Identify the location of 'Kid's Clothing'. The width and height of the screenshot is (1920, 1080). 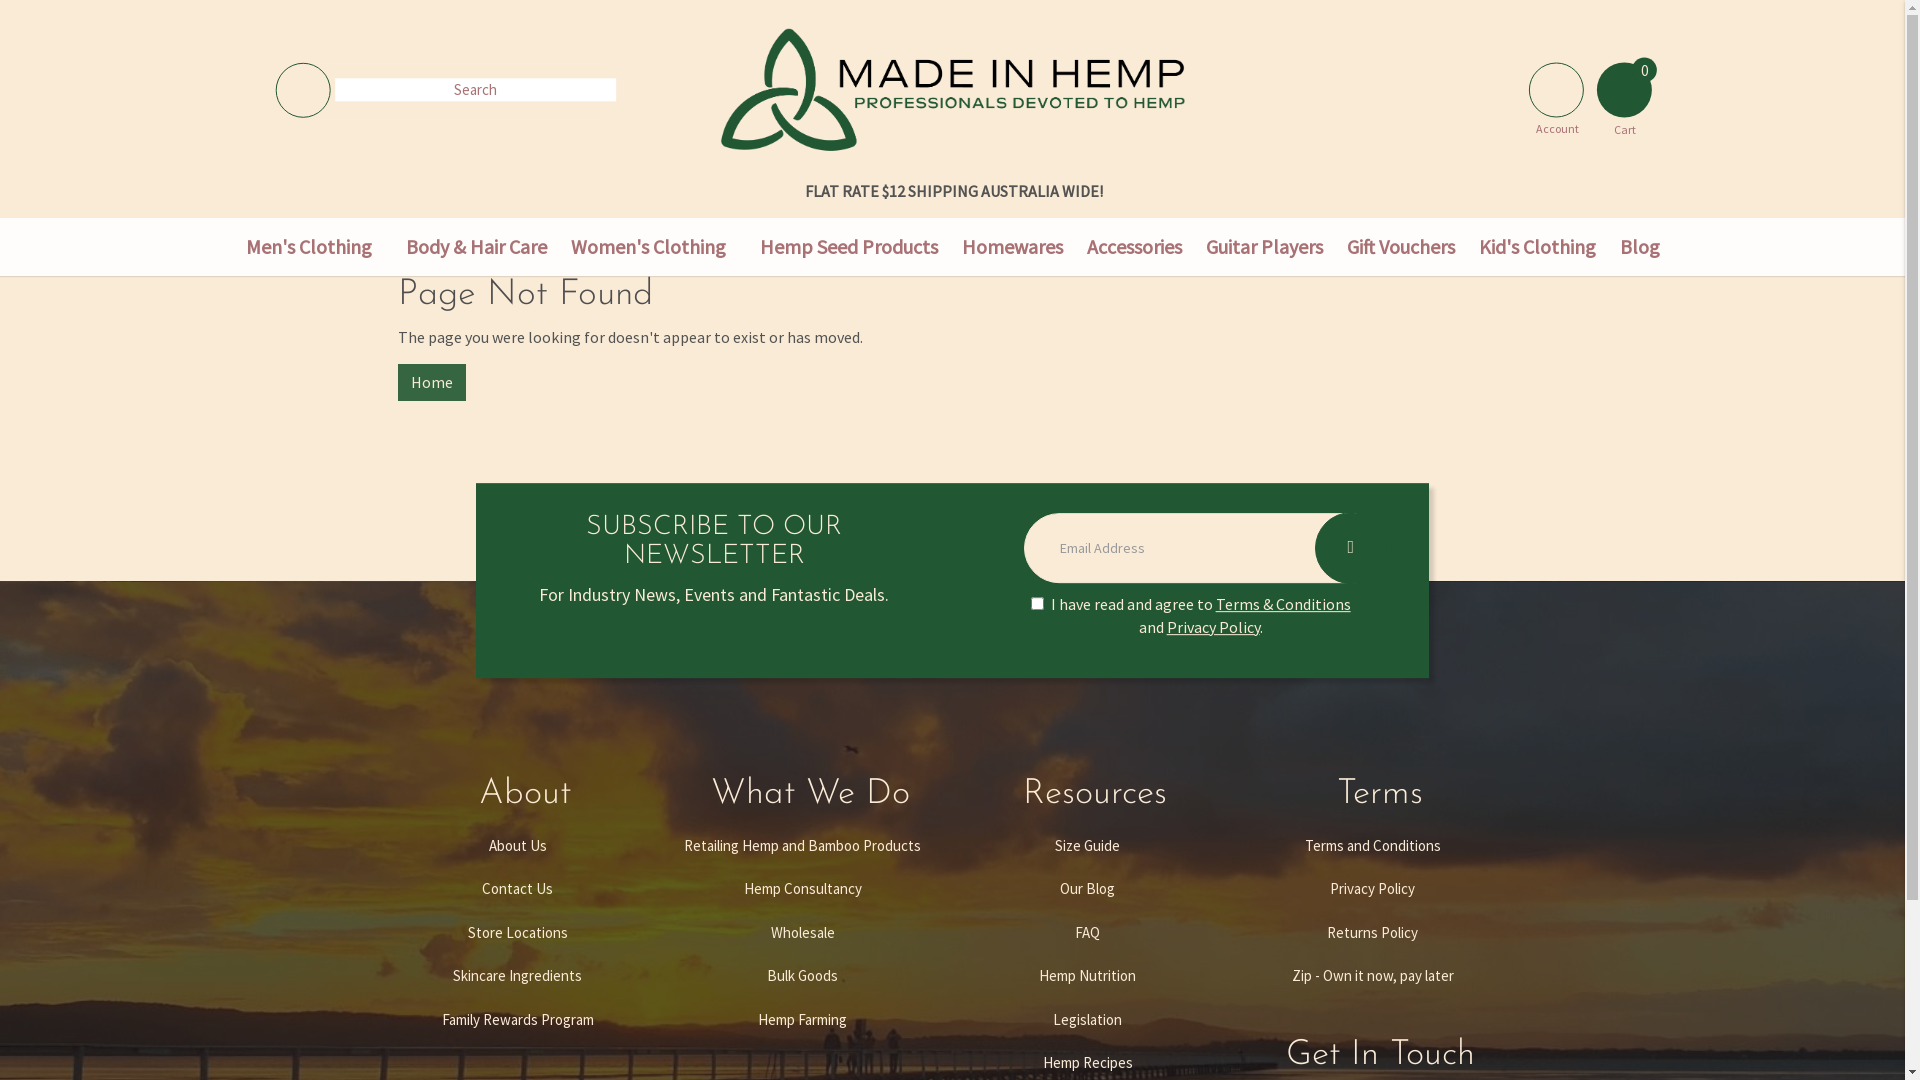
(1535, 246).